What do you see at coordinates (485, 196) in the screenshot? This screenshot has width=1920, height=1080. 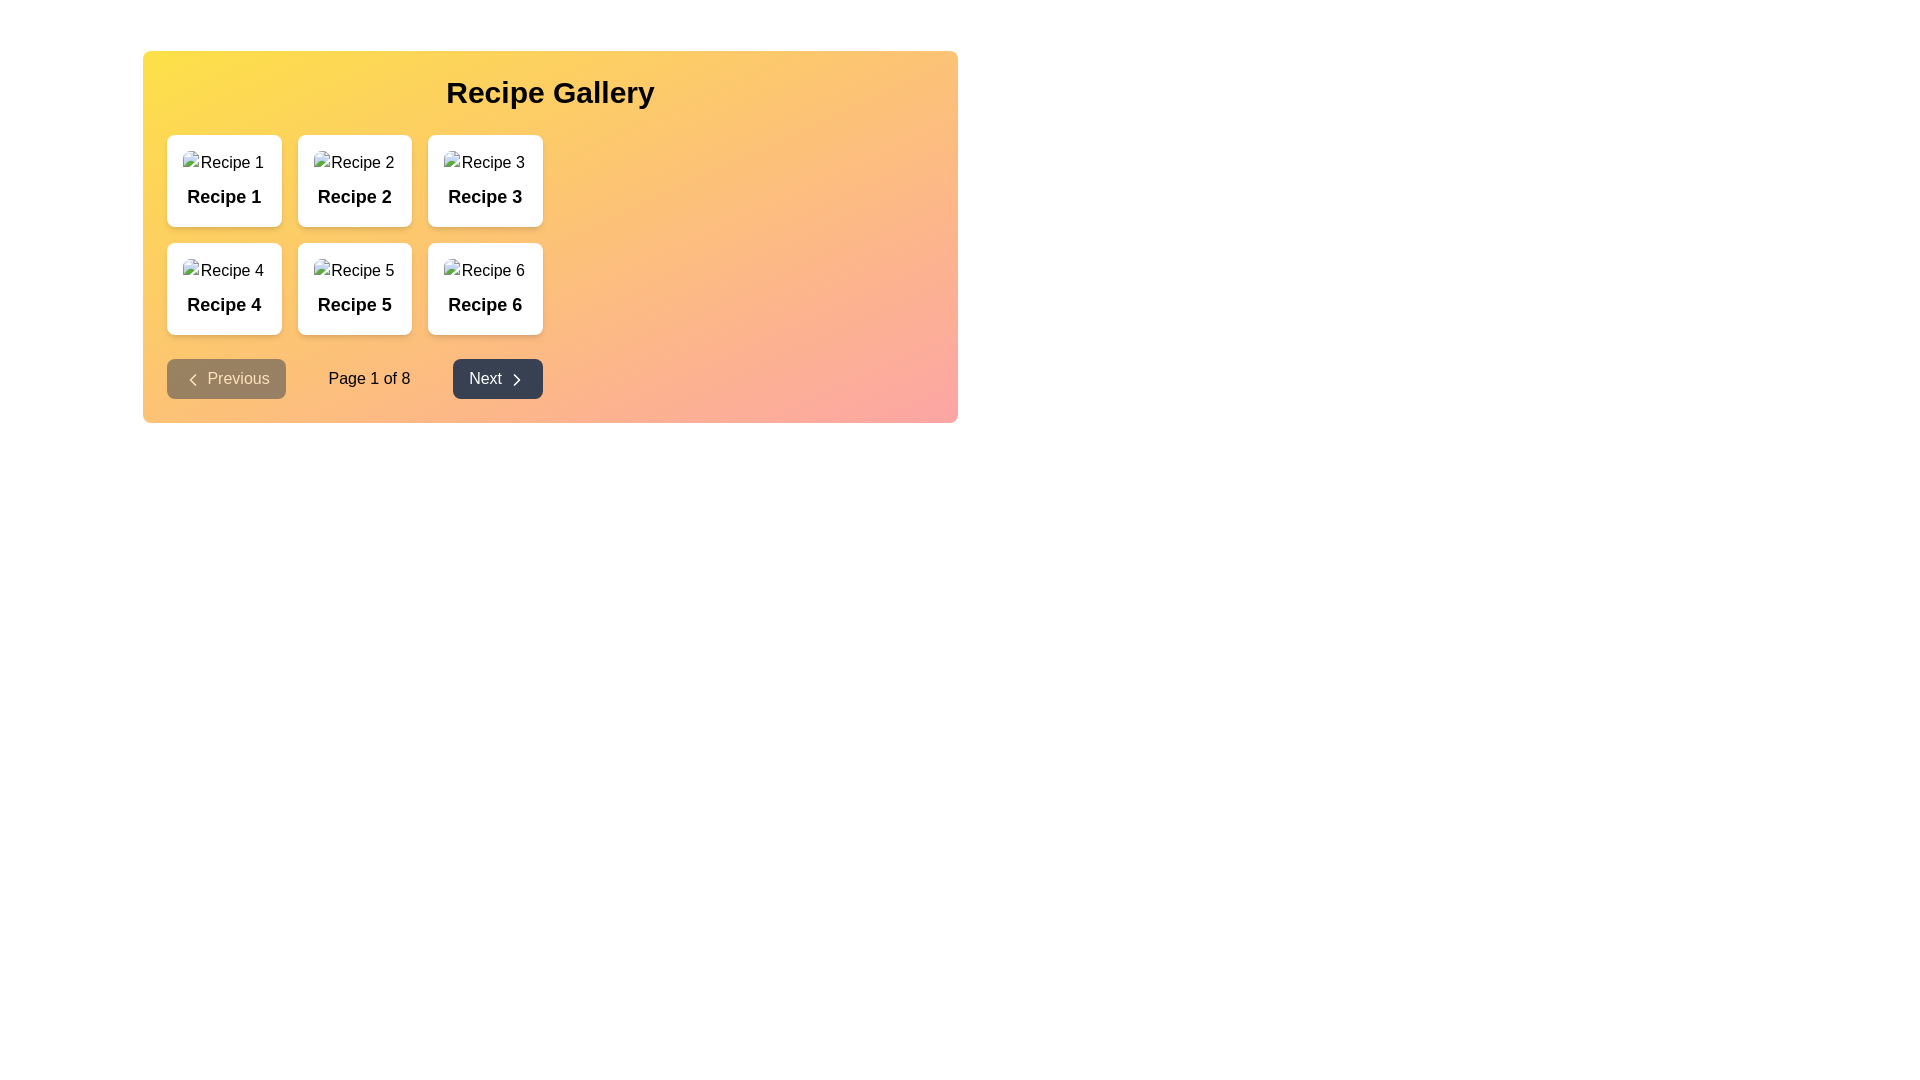 I see `the Text label displaying the title of the recipe entry located below the image labeled 'Recipe 3' in the grid of recipe items` at bounding box center [485, 196].